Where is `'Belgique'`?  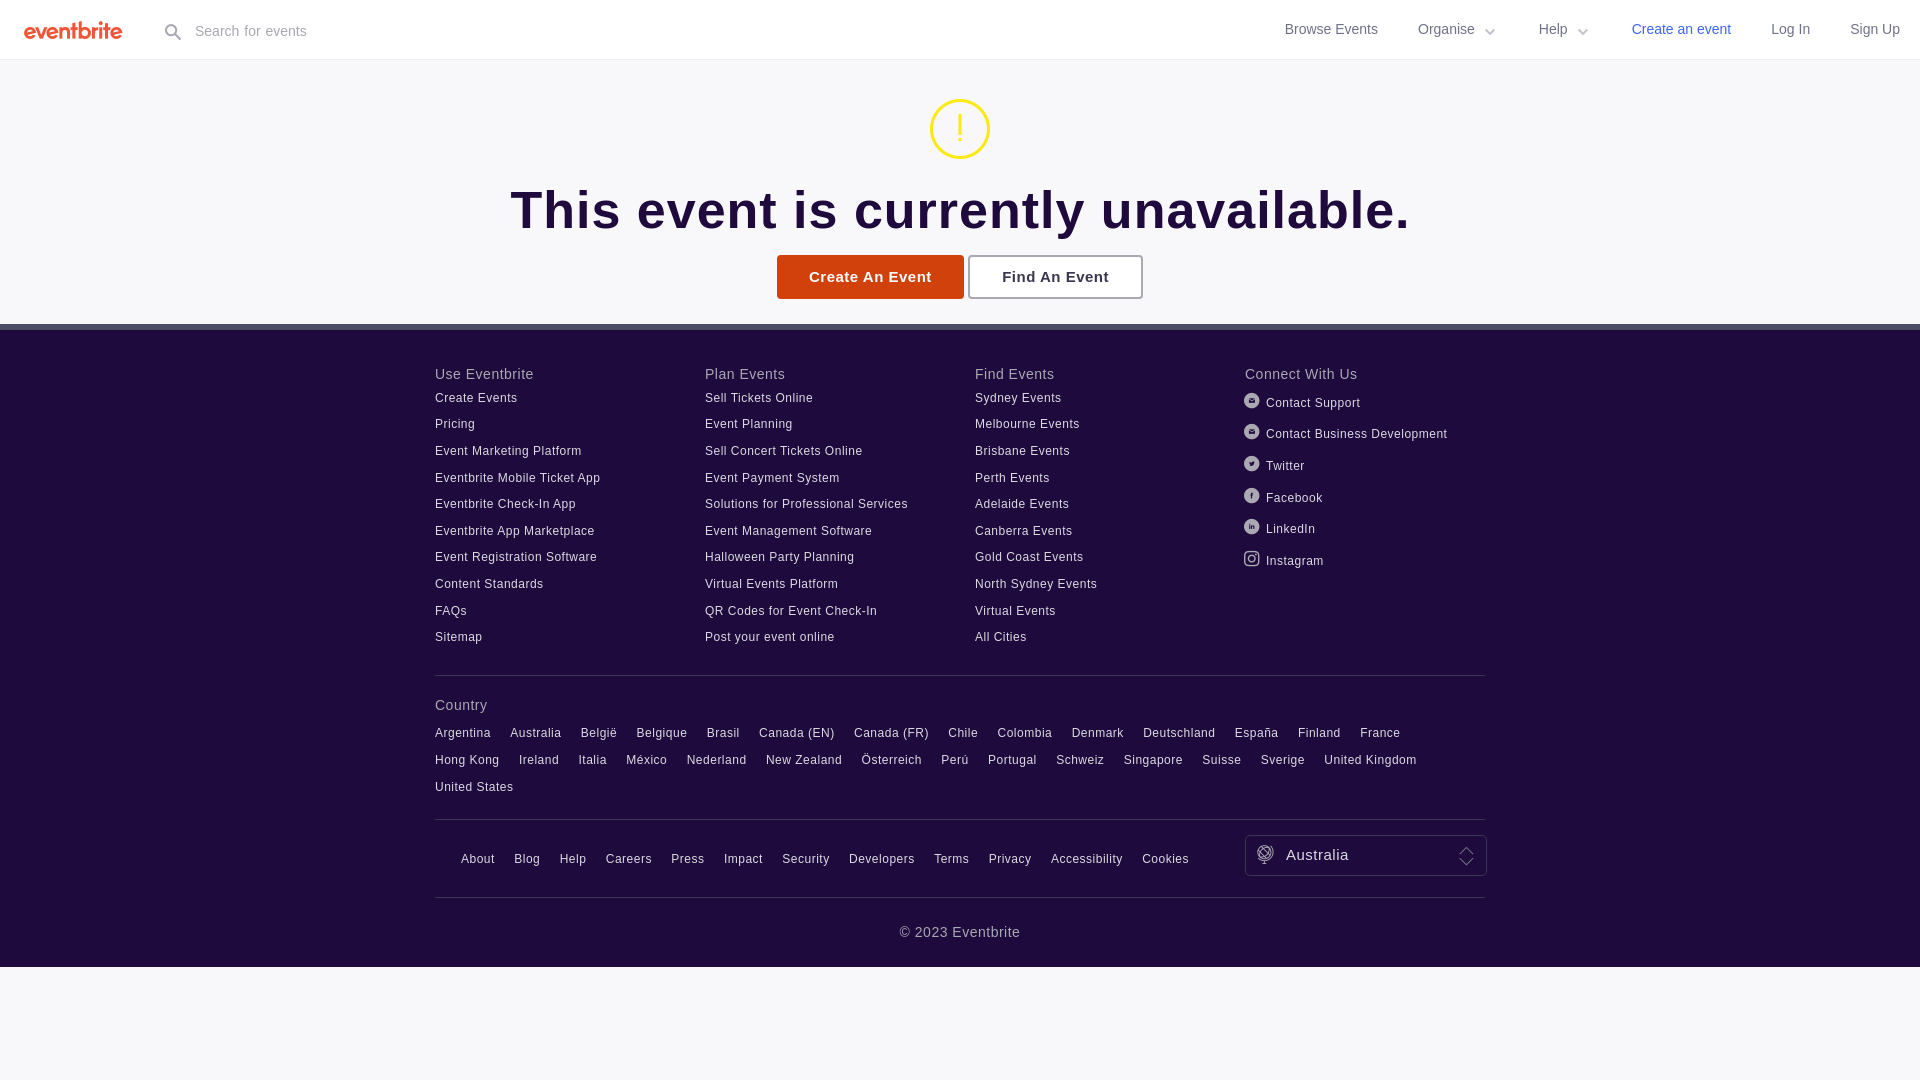 'Belgique' is located at coordinates (662, 732).